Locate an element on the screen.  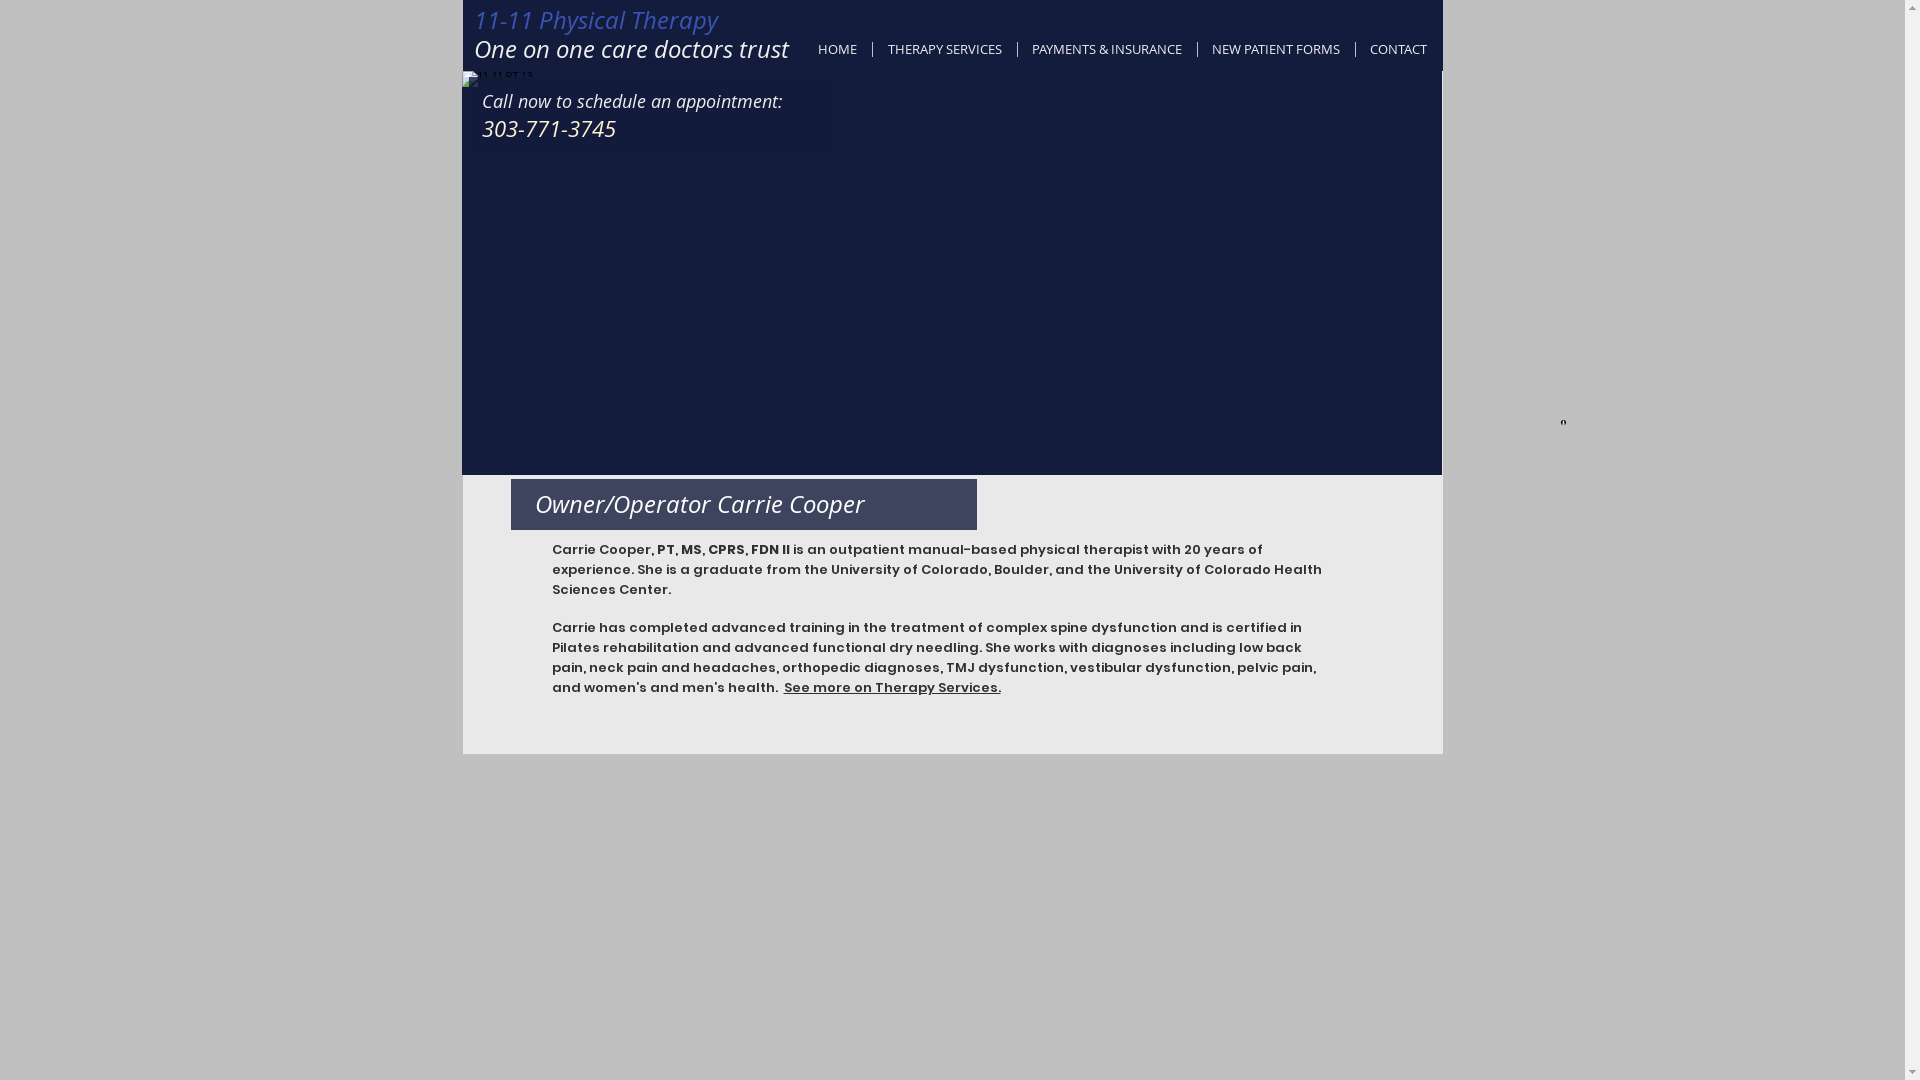
'CONTACT' is located at coordinates (1397, 48).